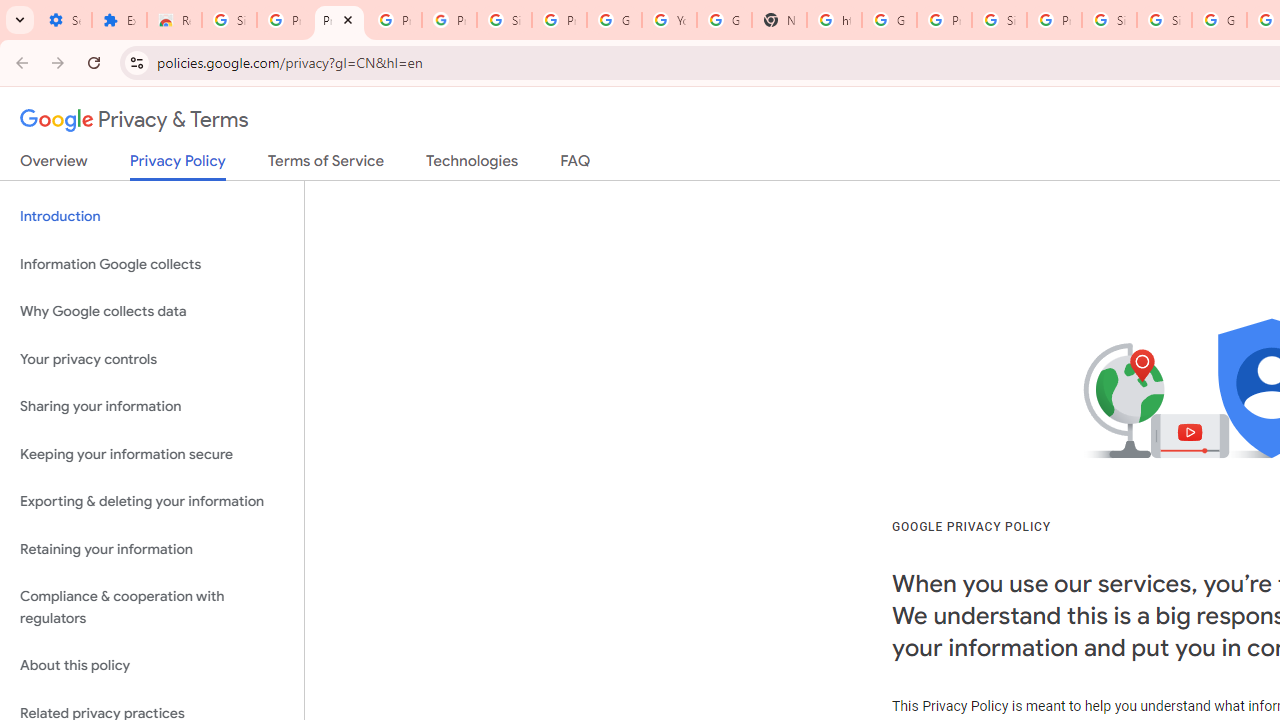  I want to click on 'Why Google collects data', so click(151, 312).